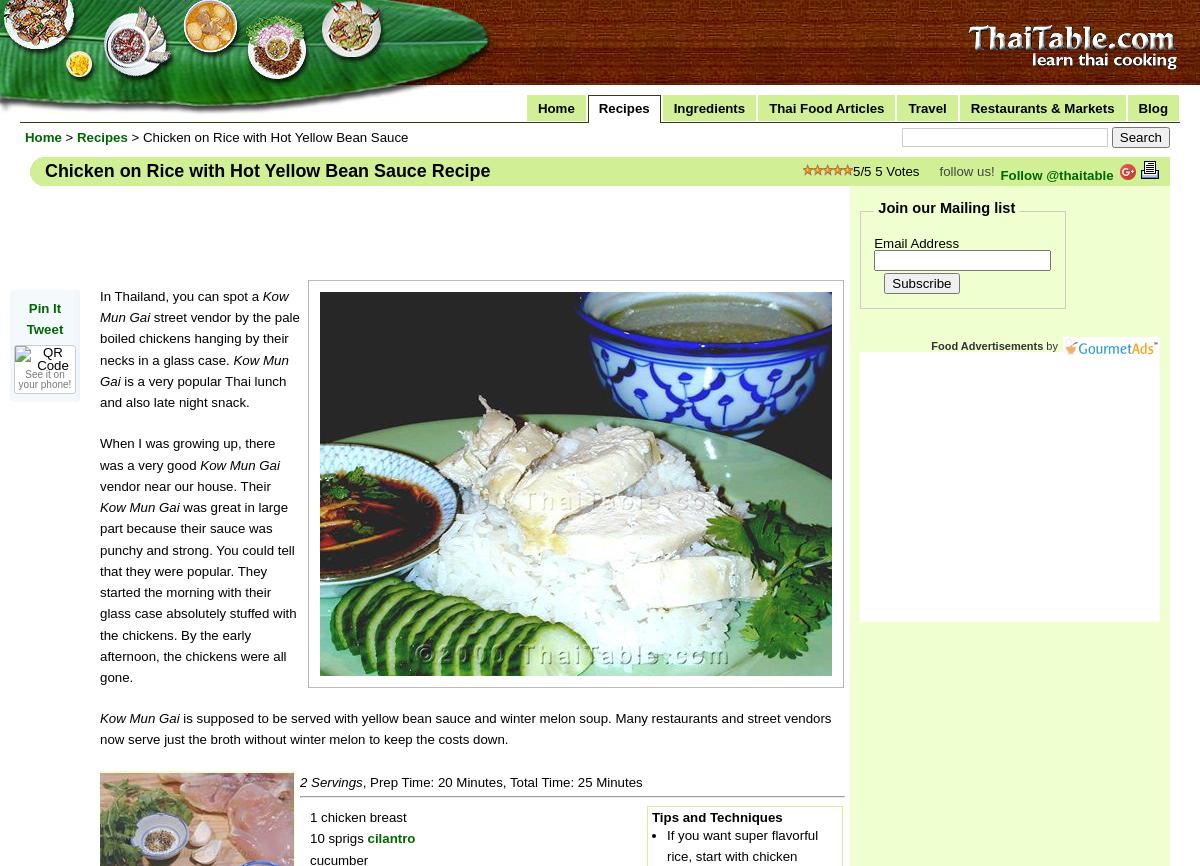 This screenshot has height=866, width=1200. I want to click on 'When I was growing up, there was a very good', so click(186, 453).